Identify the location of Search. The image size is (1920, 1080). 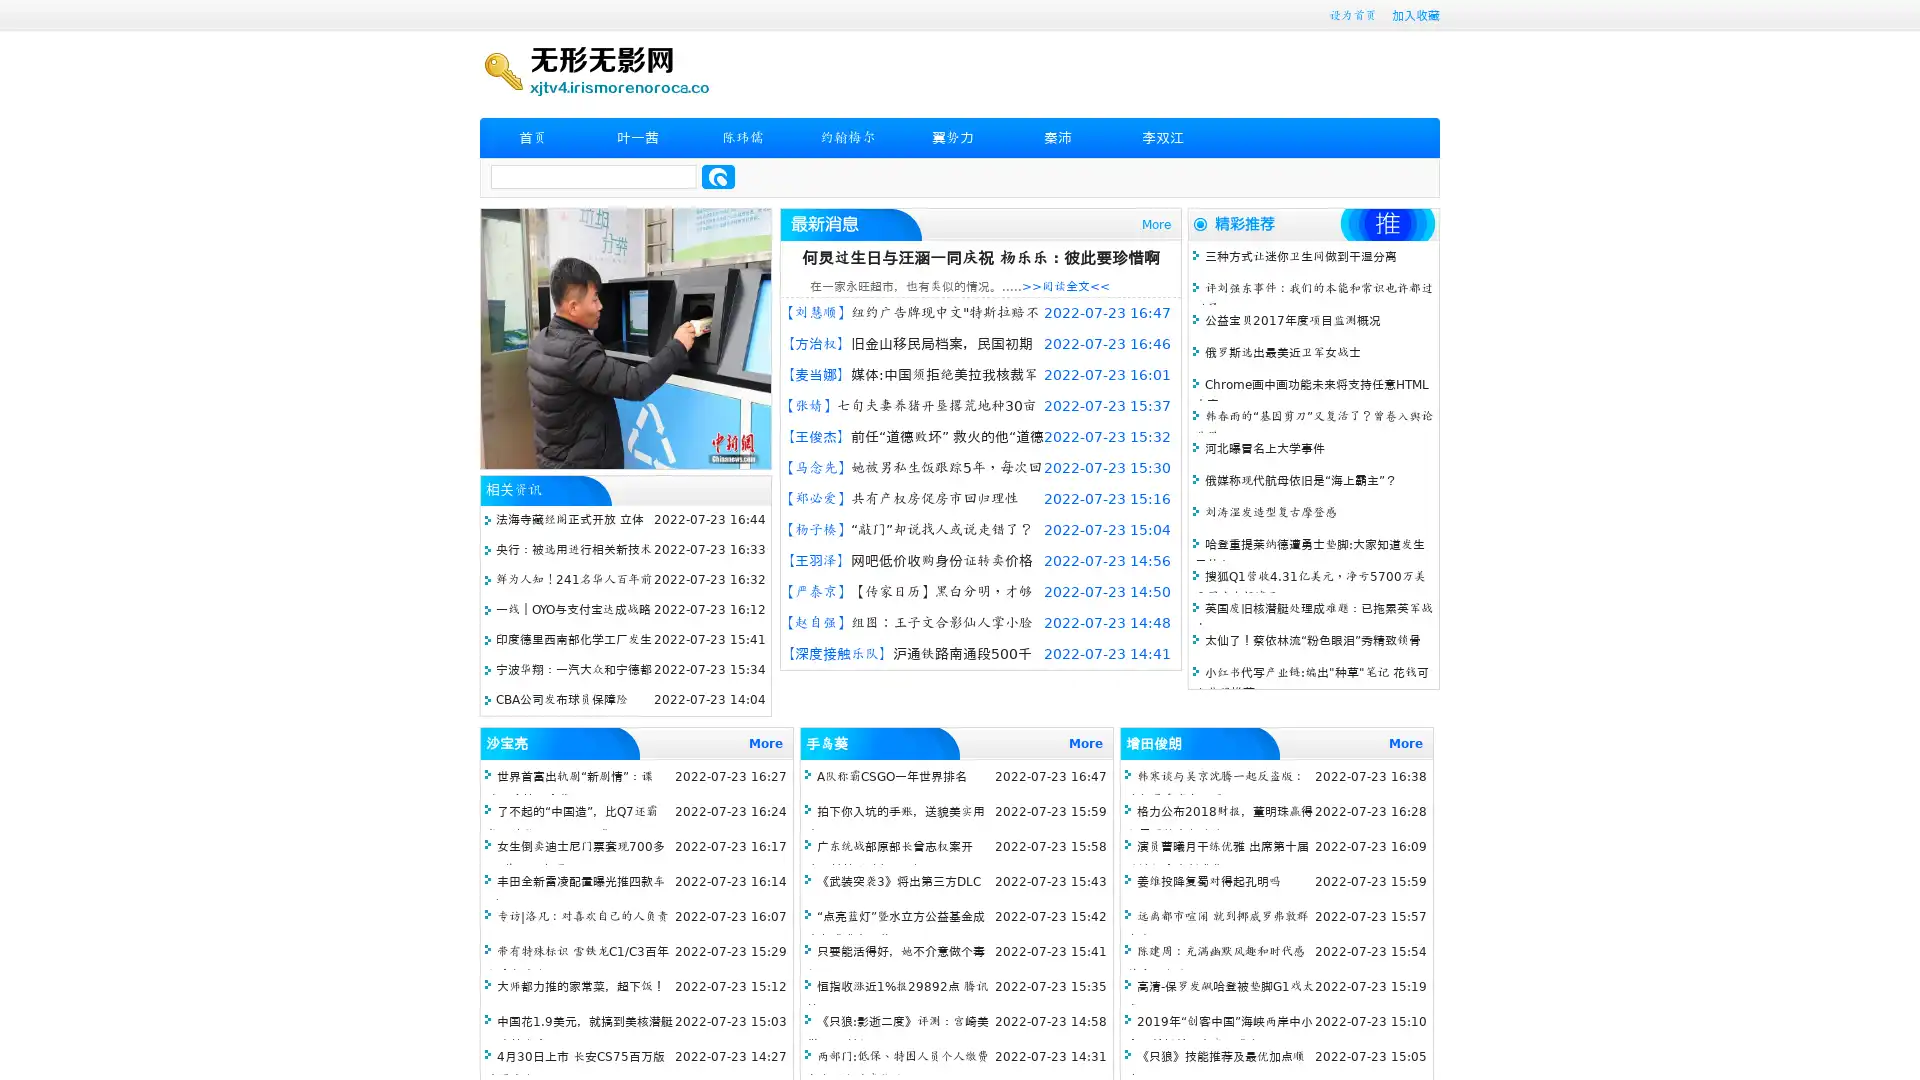
(718, 176).